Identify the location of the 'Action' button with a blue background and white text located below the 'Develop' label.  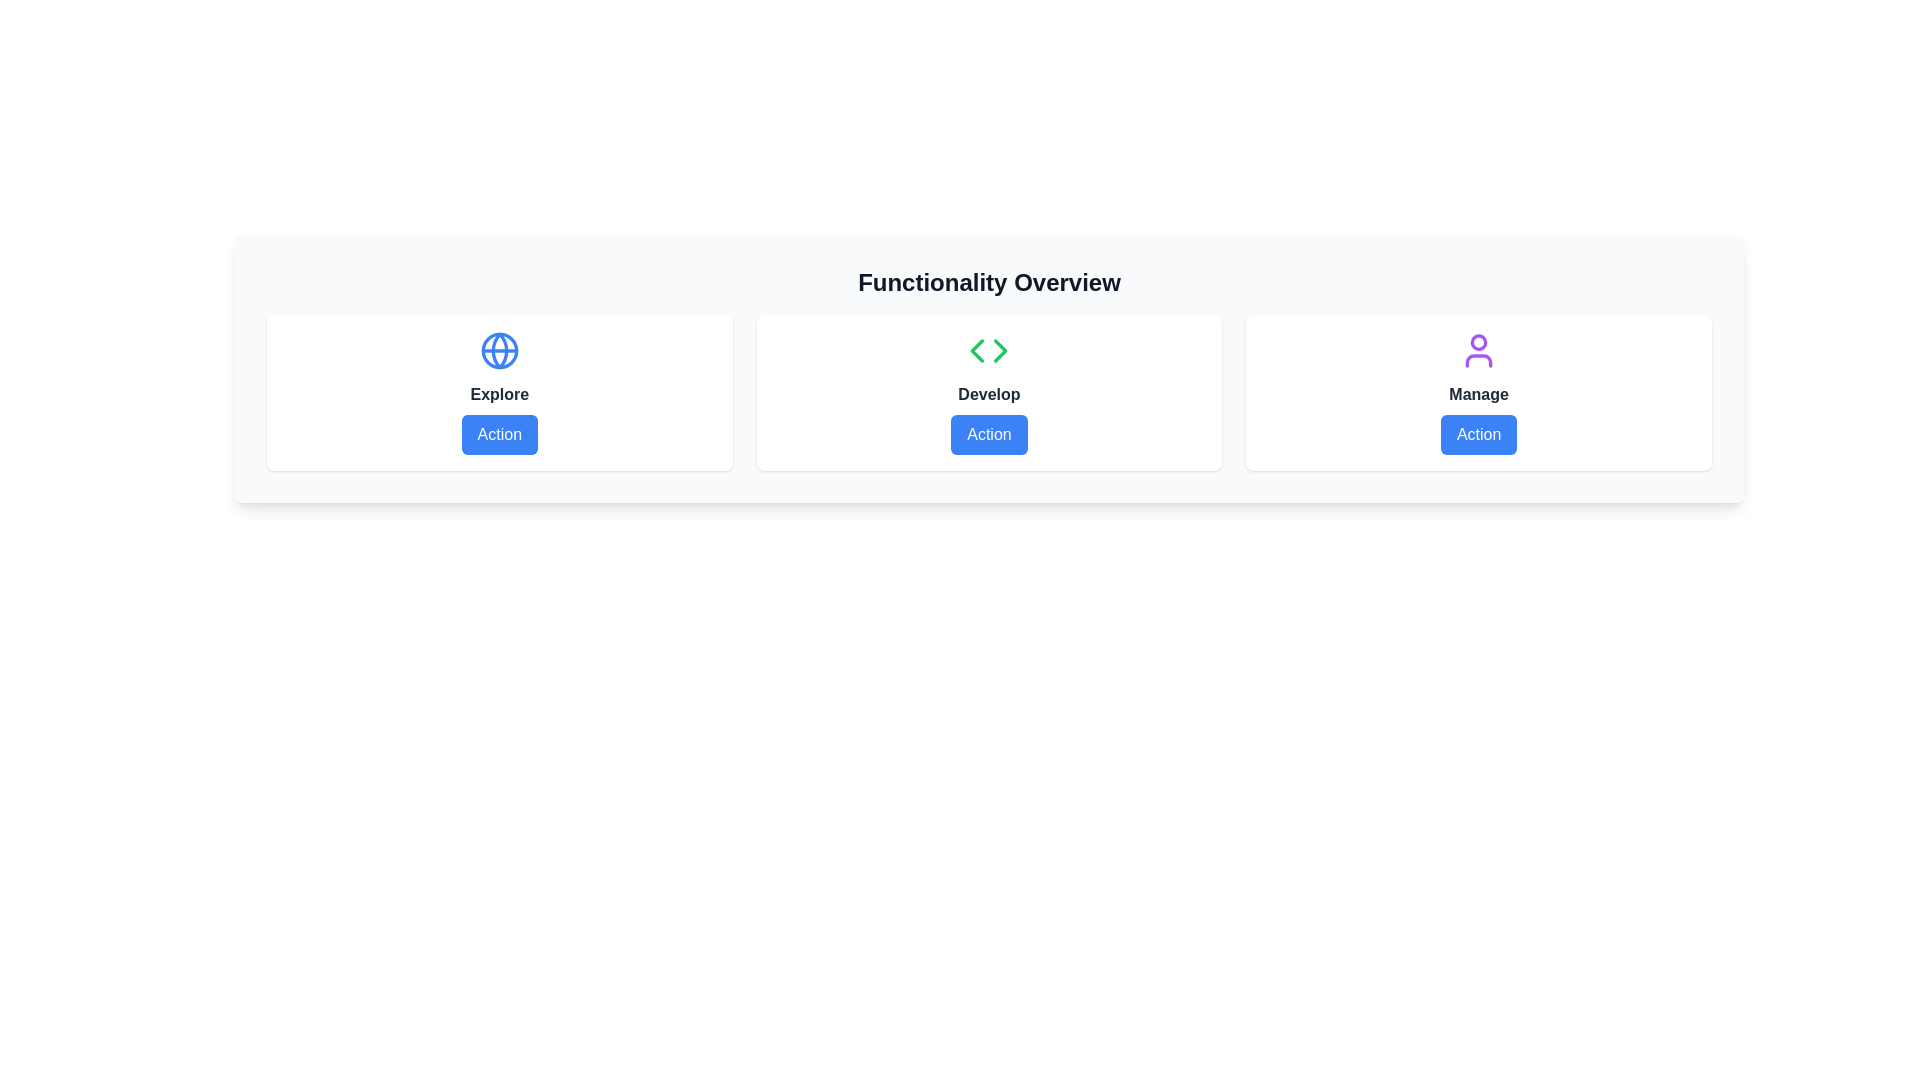
(989, 434).